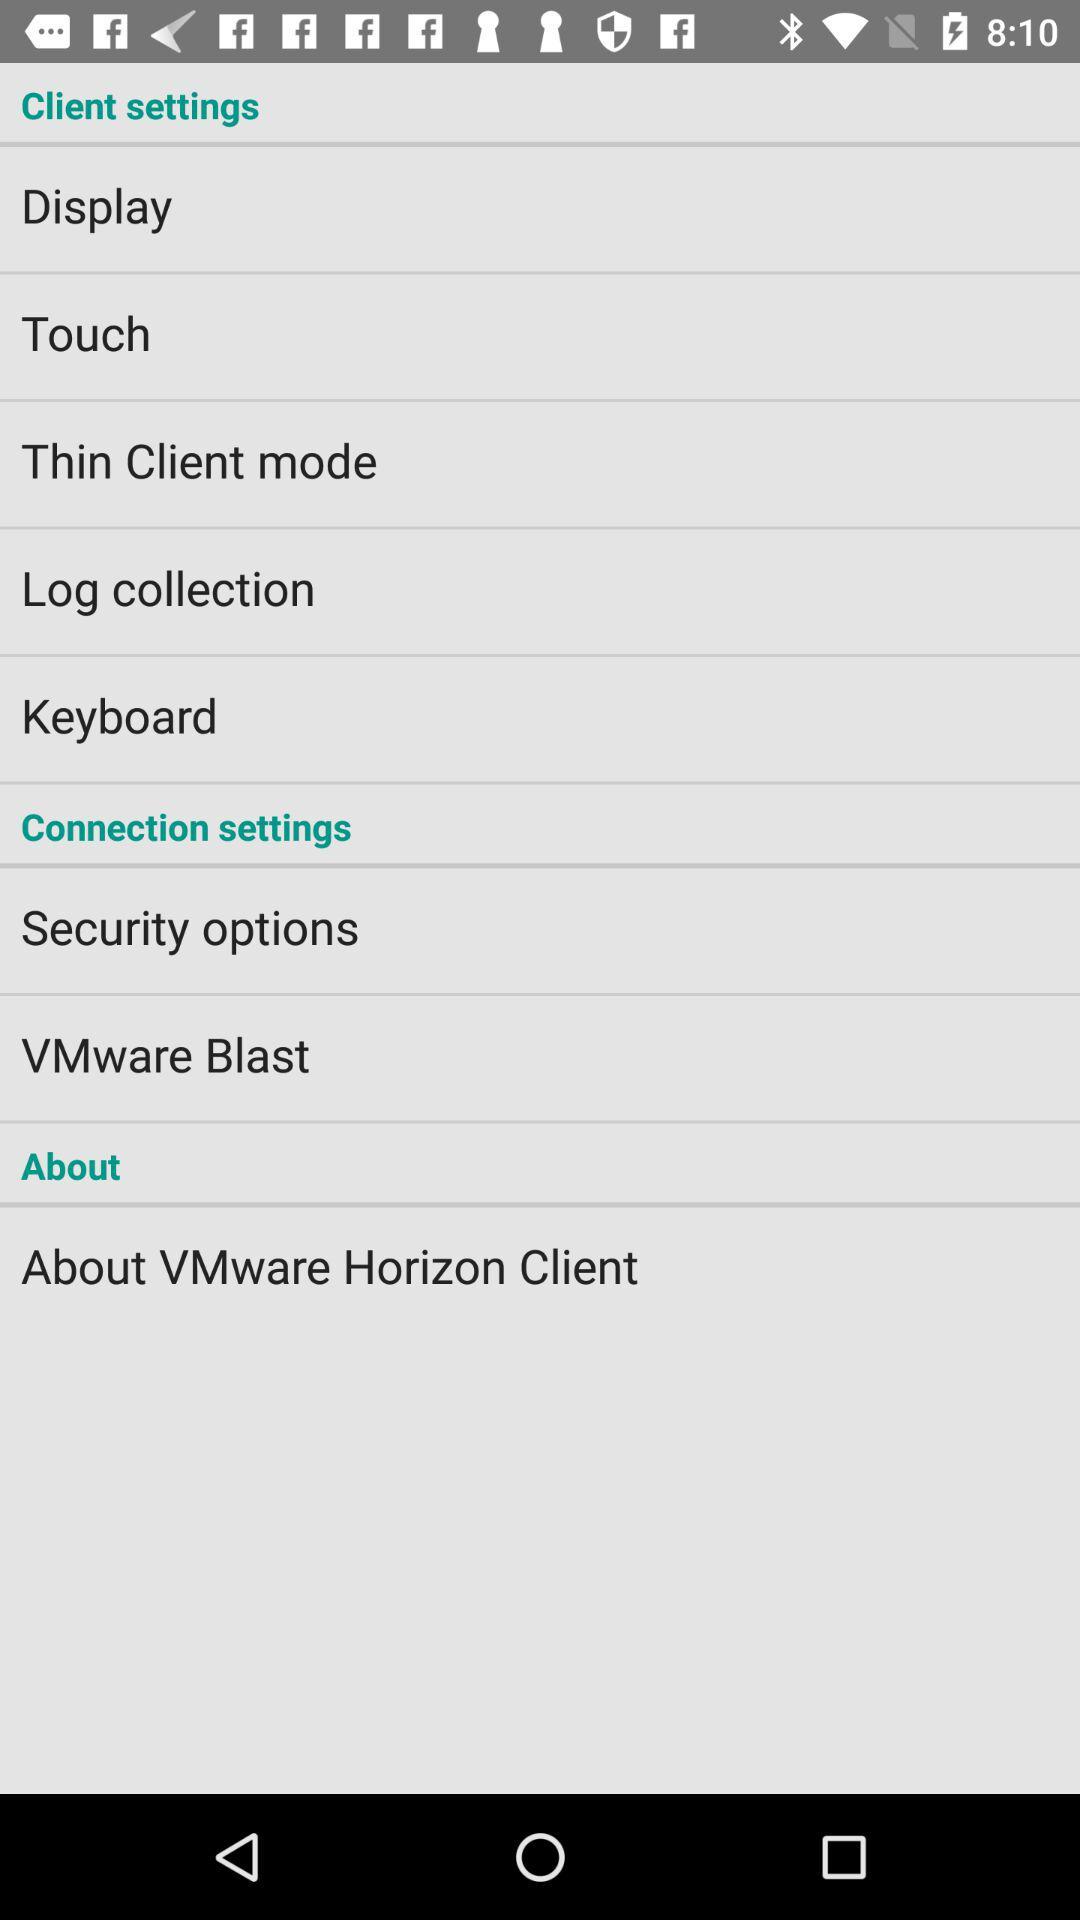 The height and width of the screenshot is (1920, 1080). What do you see at coordinates (540, 826) in the screenshot?
I see `icon above the security options` at bounding box center [540, 826].